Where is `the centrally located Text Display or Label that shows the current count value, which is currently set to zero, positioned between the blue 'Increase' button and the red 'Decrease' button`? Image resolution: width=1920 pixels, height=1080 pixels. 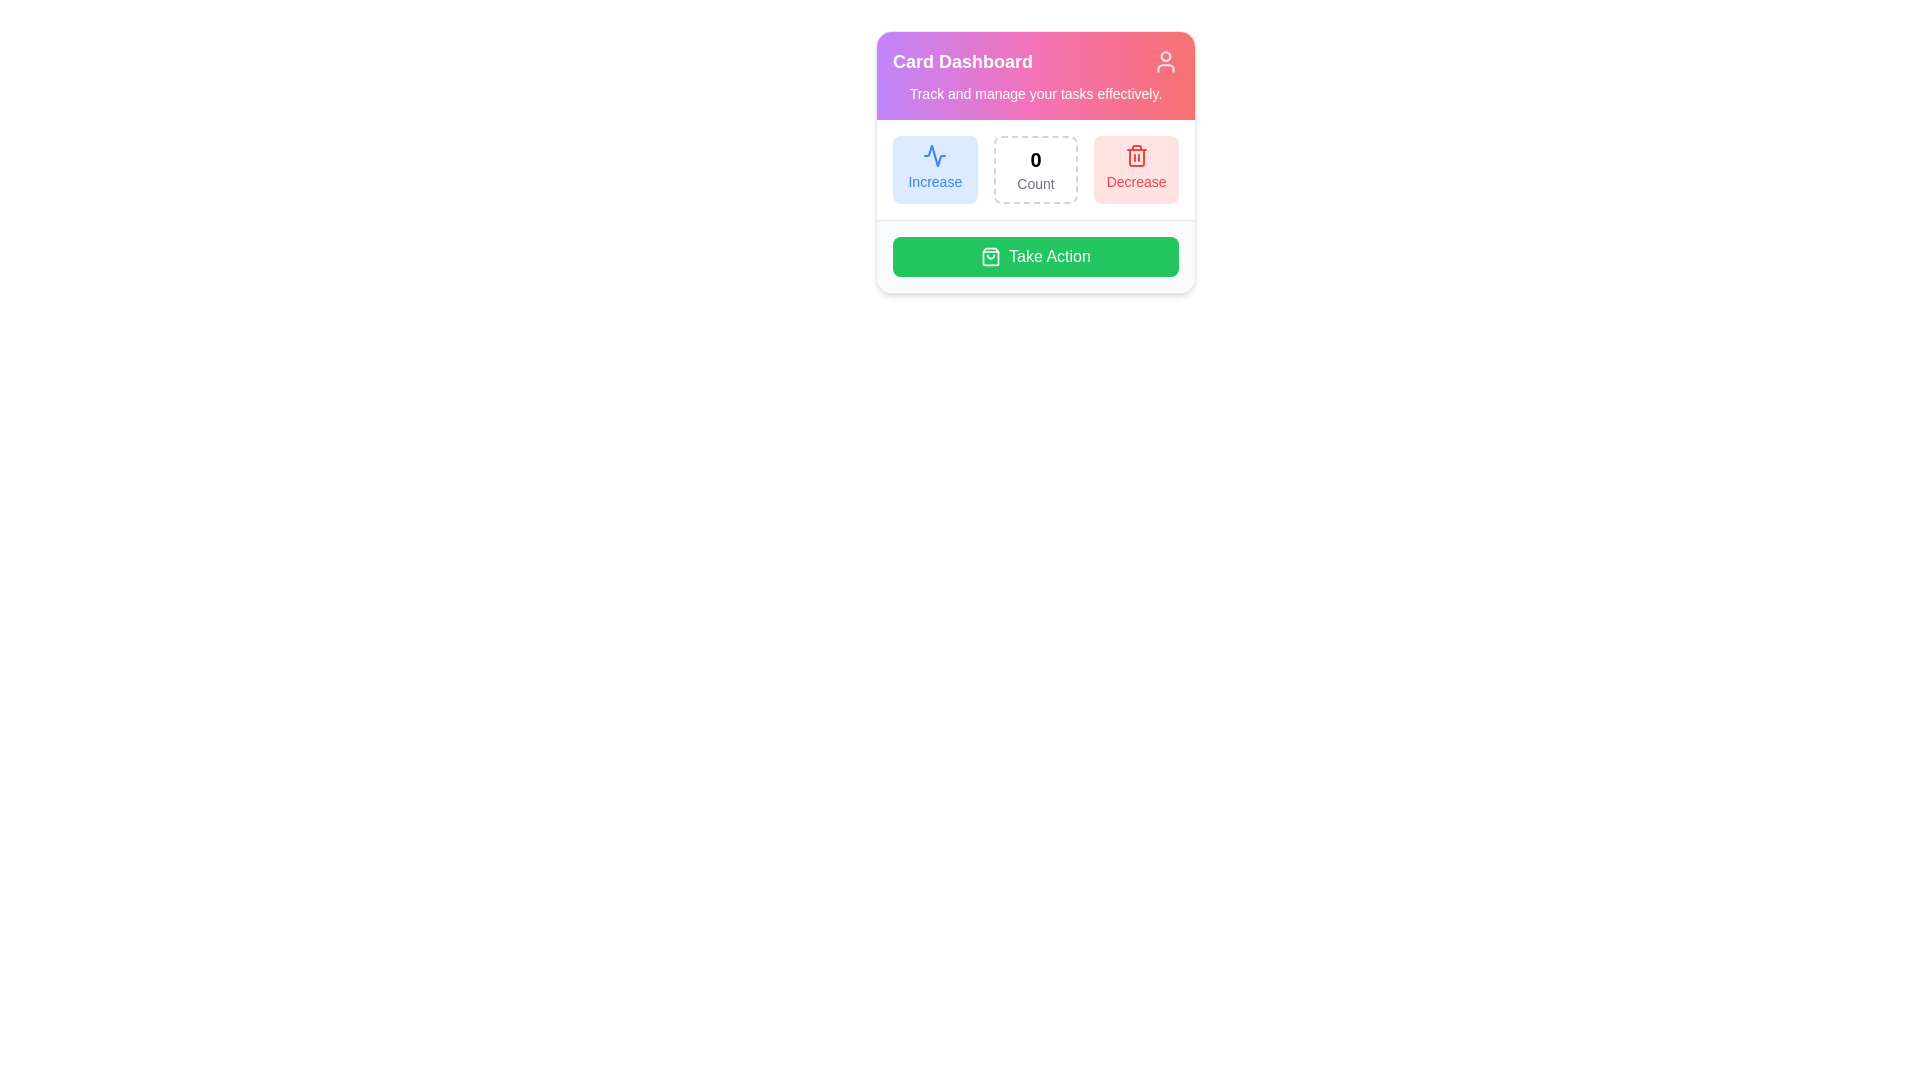 the centrally located Text Display or Label that shows the current count value, which is currently set to zero, positioned between the blue 'Increase' button and the red 'Decrease' button is located at coordinates (1036, 168).